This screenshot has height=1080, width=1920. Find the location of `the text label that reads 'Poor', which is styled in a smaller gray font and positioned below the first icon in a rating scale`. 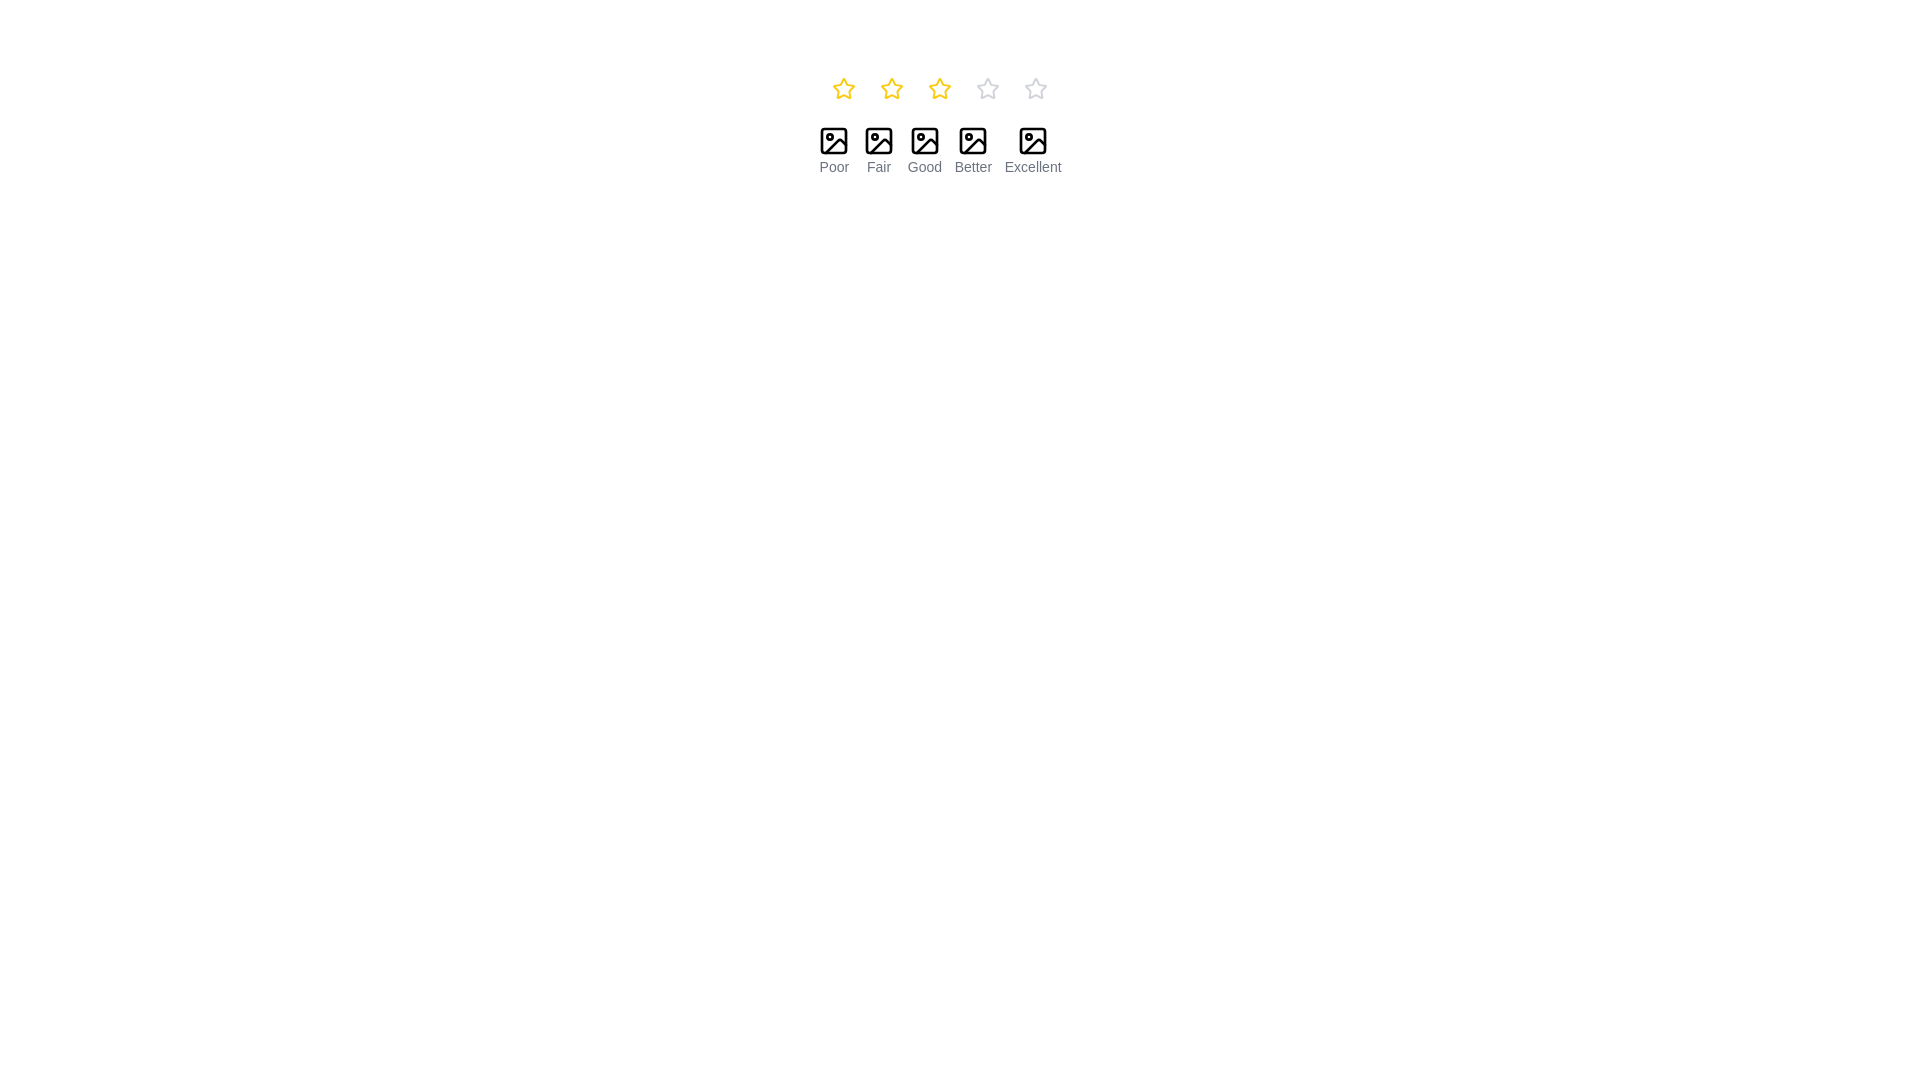

the text label that reads 'Poor', which is styled in a smaller gray font and positioned below the first icon in a rating scale is located at coordinates (834, 165).